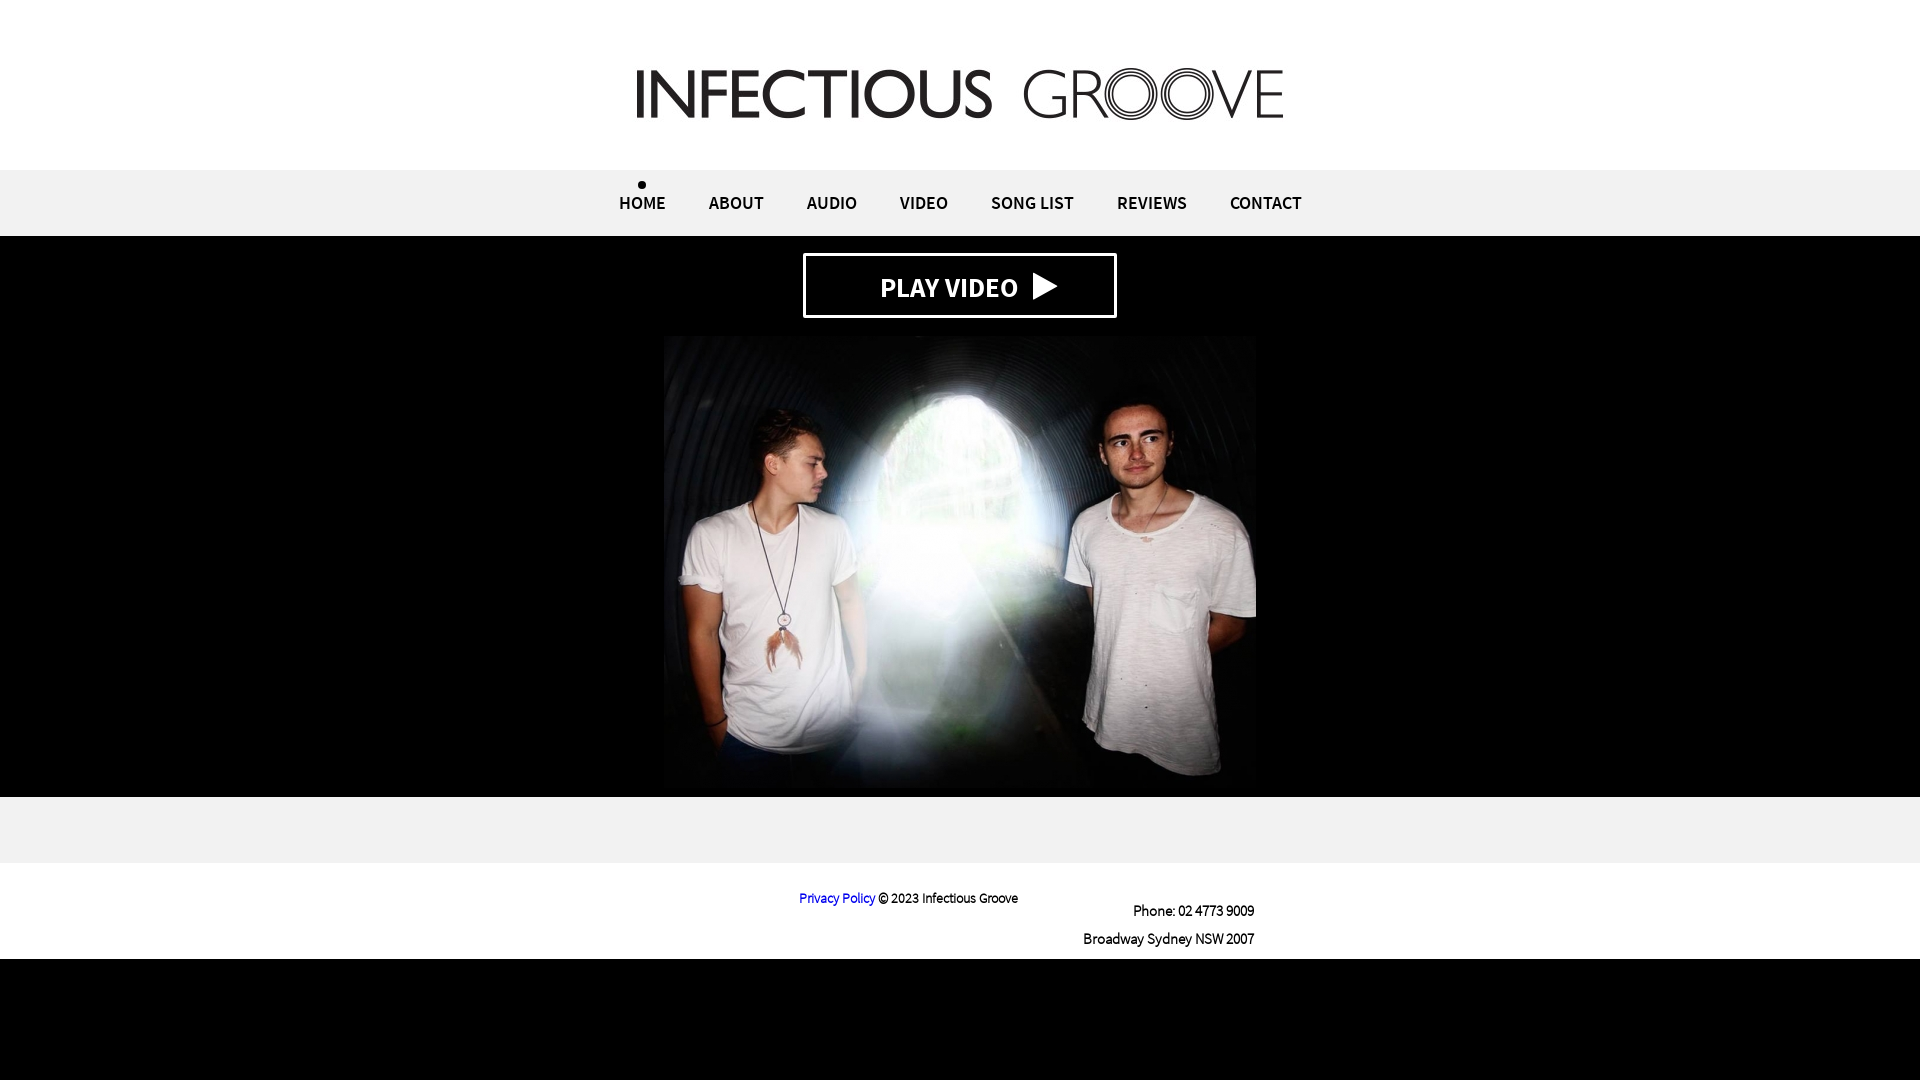 Image resolution: width=1920 pixels, height=1080 pixels. What do you see at coordinates (830, 202) in the screenshot?
I see `'AUDIO'` at bounding box center [830, 202].